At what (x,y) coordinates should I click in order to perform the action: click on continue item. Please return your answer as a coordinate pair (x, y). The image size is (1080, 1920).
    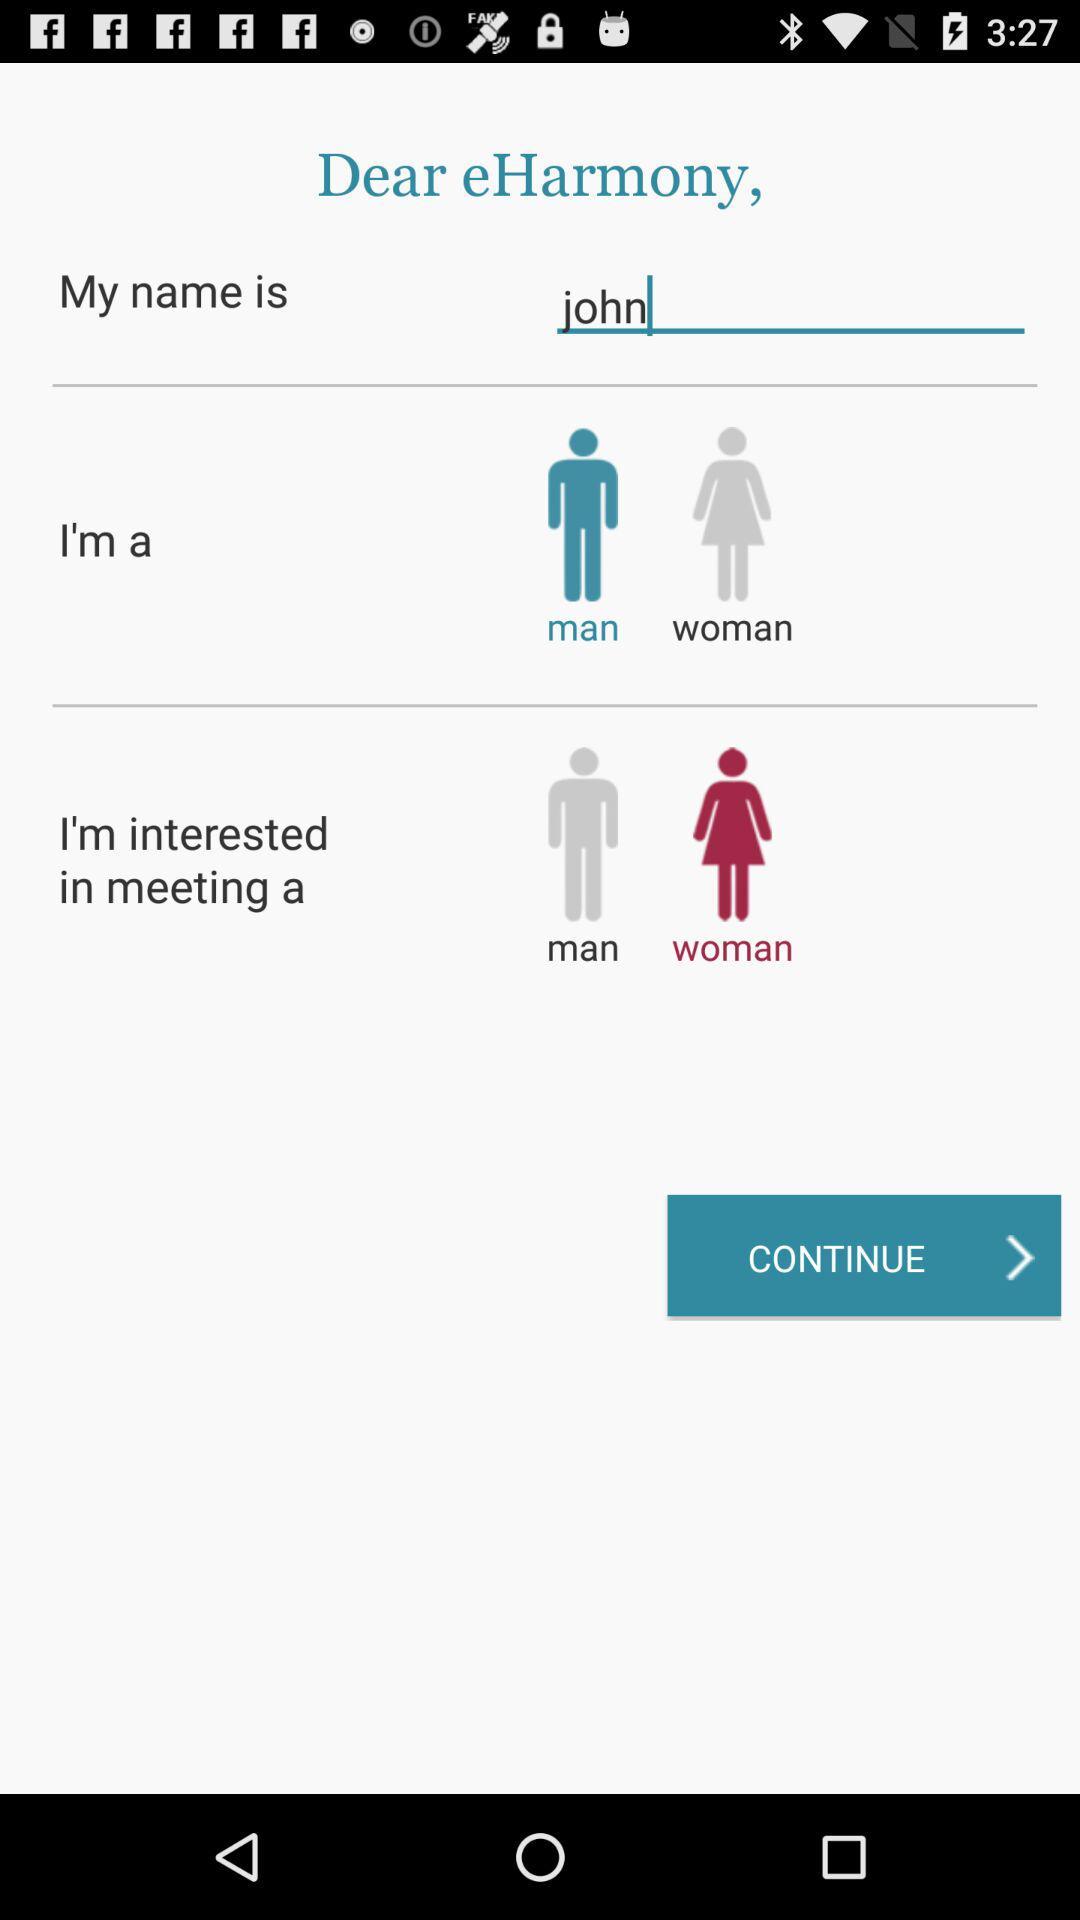
    Looking at the image, I should click on (863, 1256).